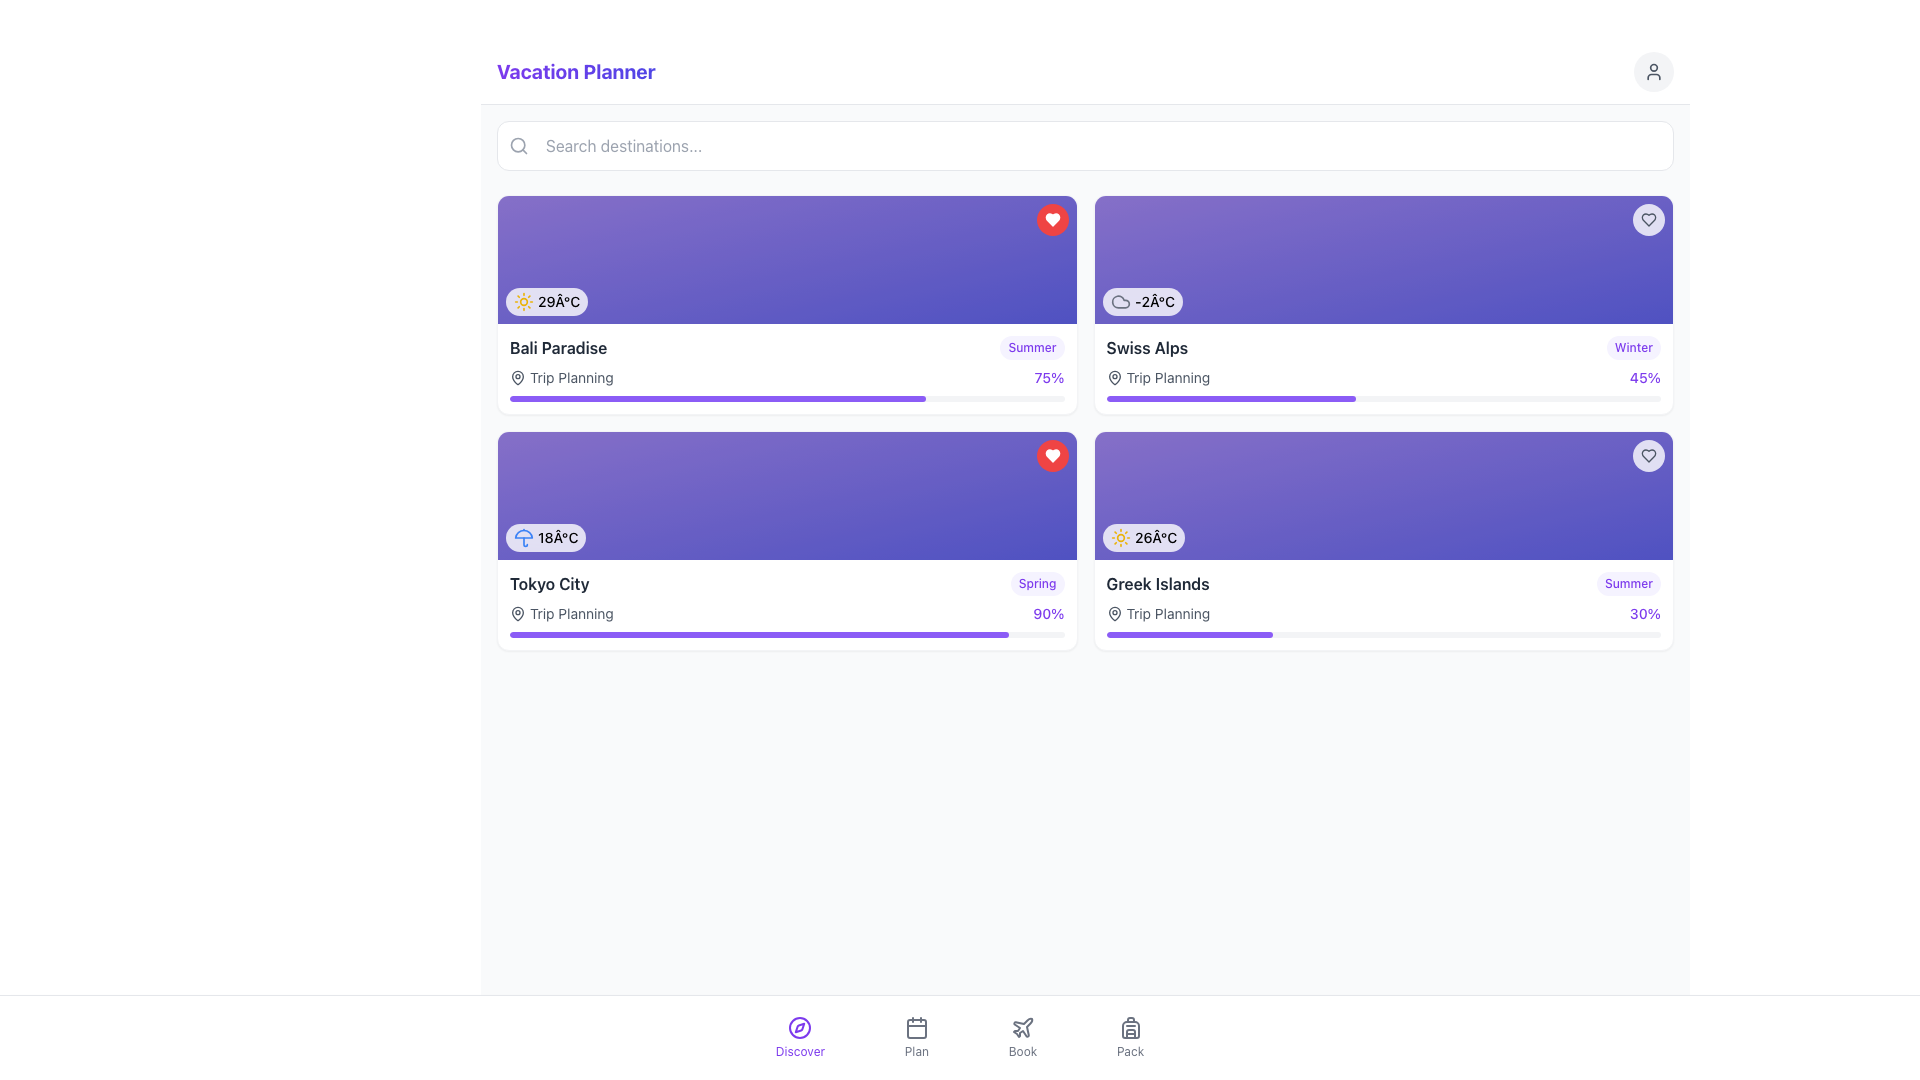 This screenshot has height=1080, width=1920. Describe the element at coordinates (523, 536) in the screenshot. I see `the weather icon representing rain protection located in the bottom-left corner of the 'Tokyo City' card, left of the temperature text '18°C'` at that location.